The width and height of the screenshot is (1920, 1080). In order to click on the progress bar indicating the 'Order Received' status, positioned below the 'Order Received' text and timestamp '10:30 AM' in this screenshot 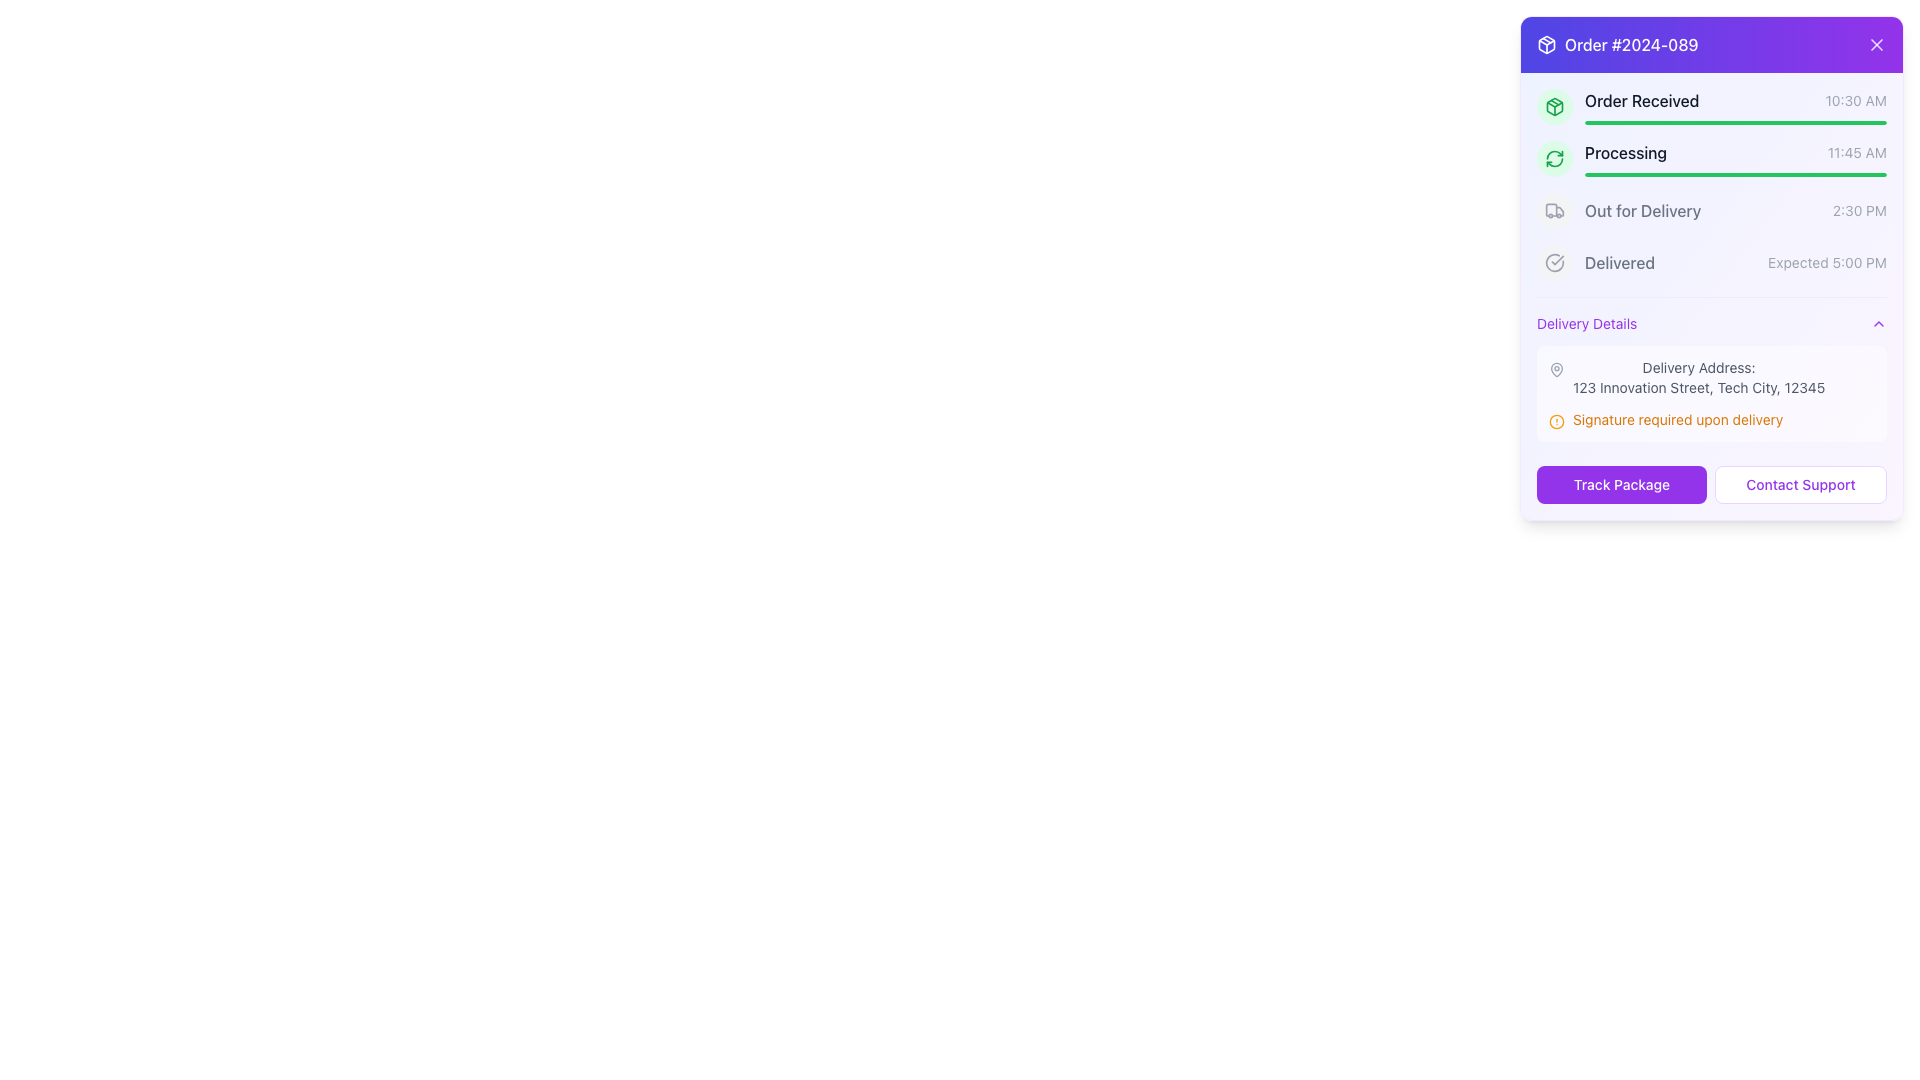, I will do `click(1735, 123)`.